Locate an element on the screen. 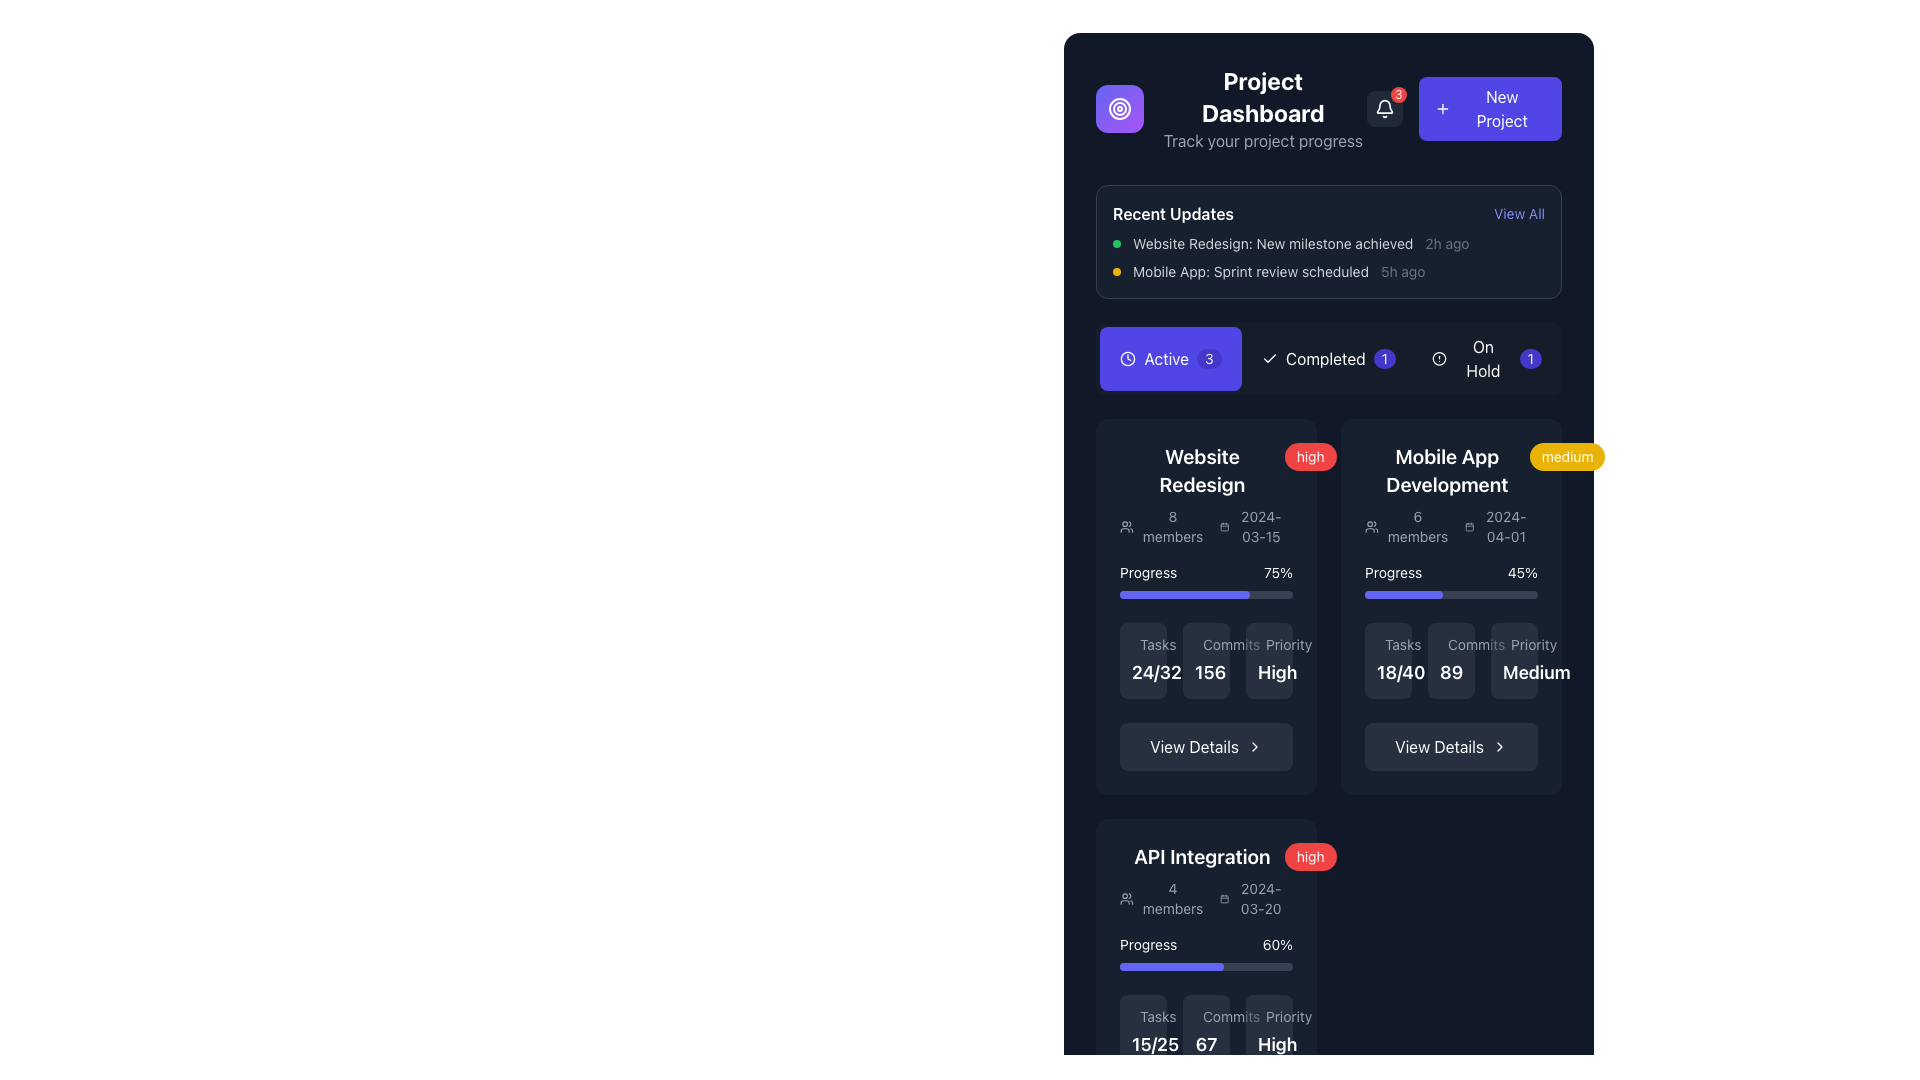 The width and height of the screenshot is (1920, 1080). the notification bell icon located in the top-right section of the interface is located at coordinates (1382, 108).